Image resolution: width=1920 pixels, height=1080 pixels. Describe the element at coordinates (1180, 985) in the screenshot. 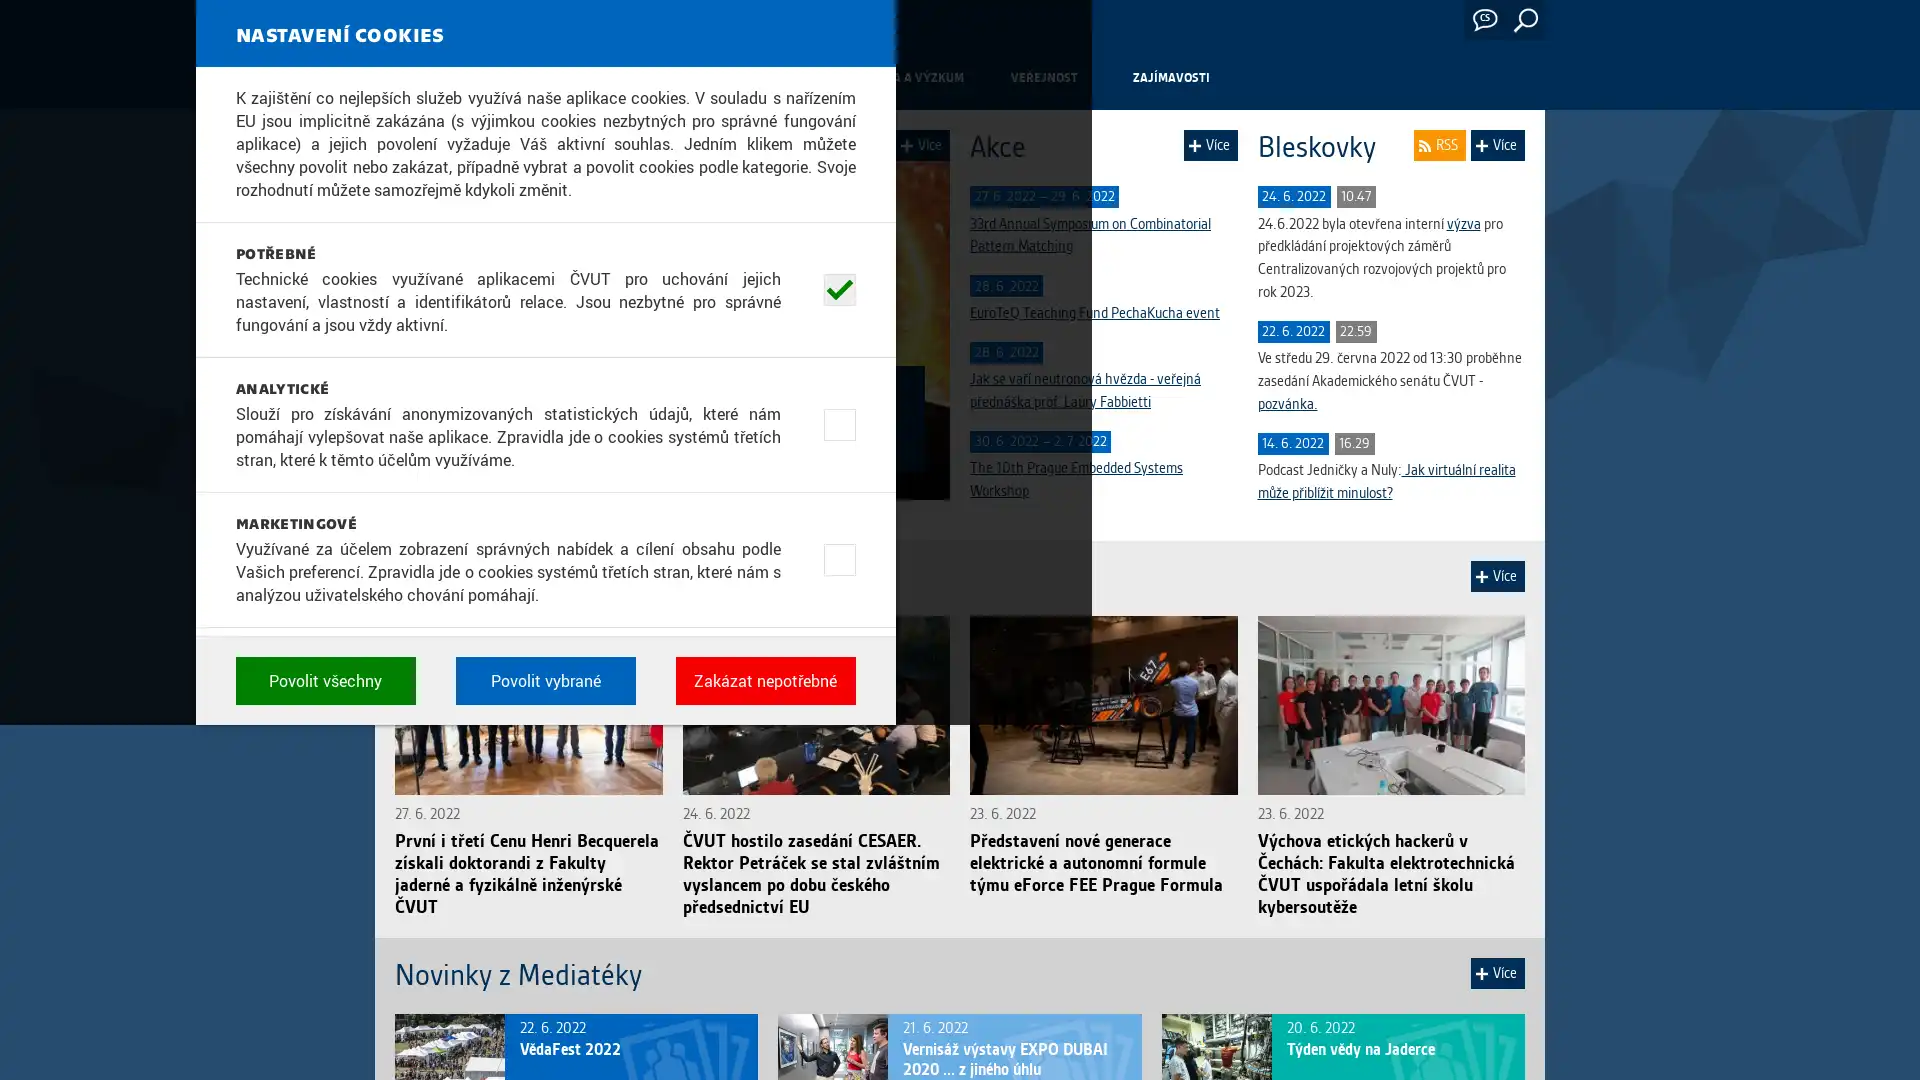

I see `Zakazat nepotrebne` at that location.